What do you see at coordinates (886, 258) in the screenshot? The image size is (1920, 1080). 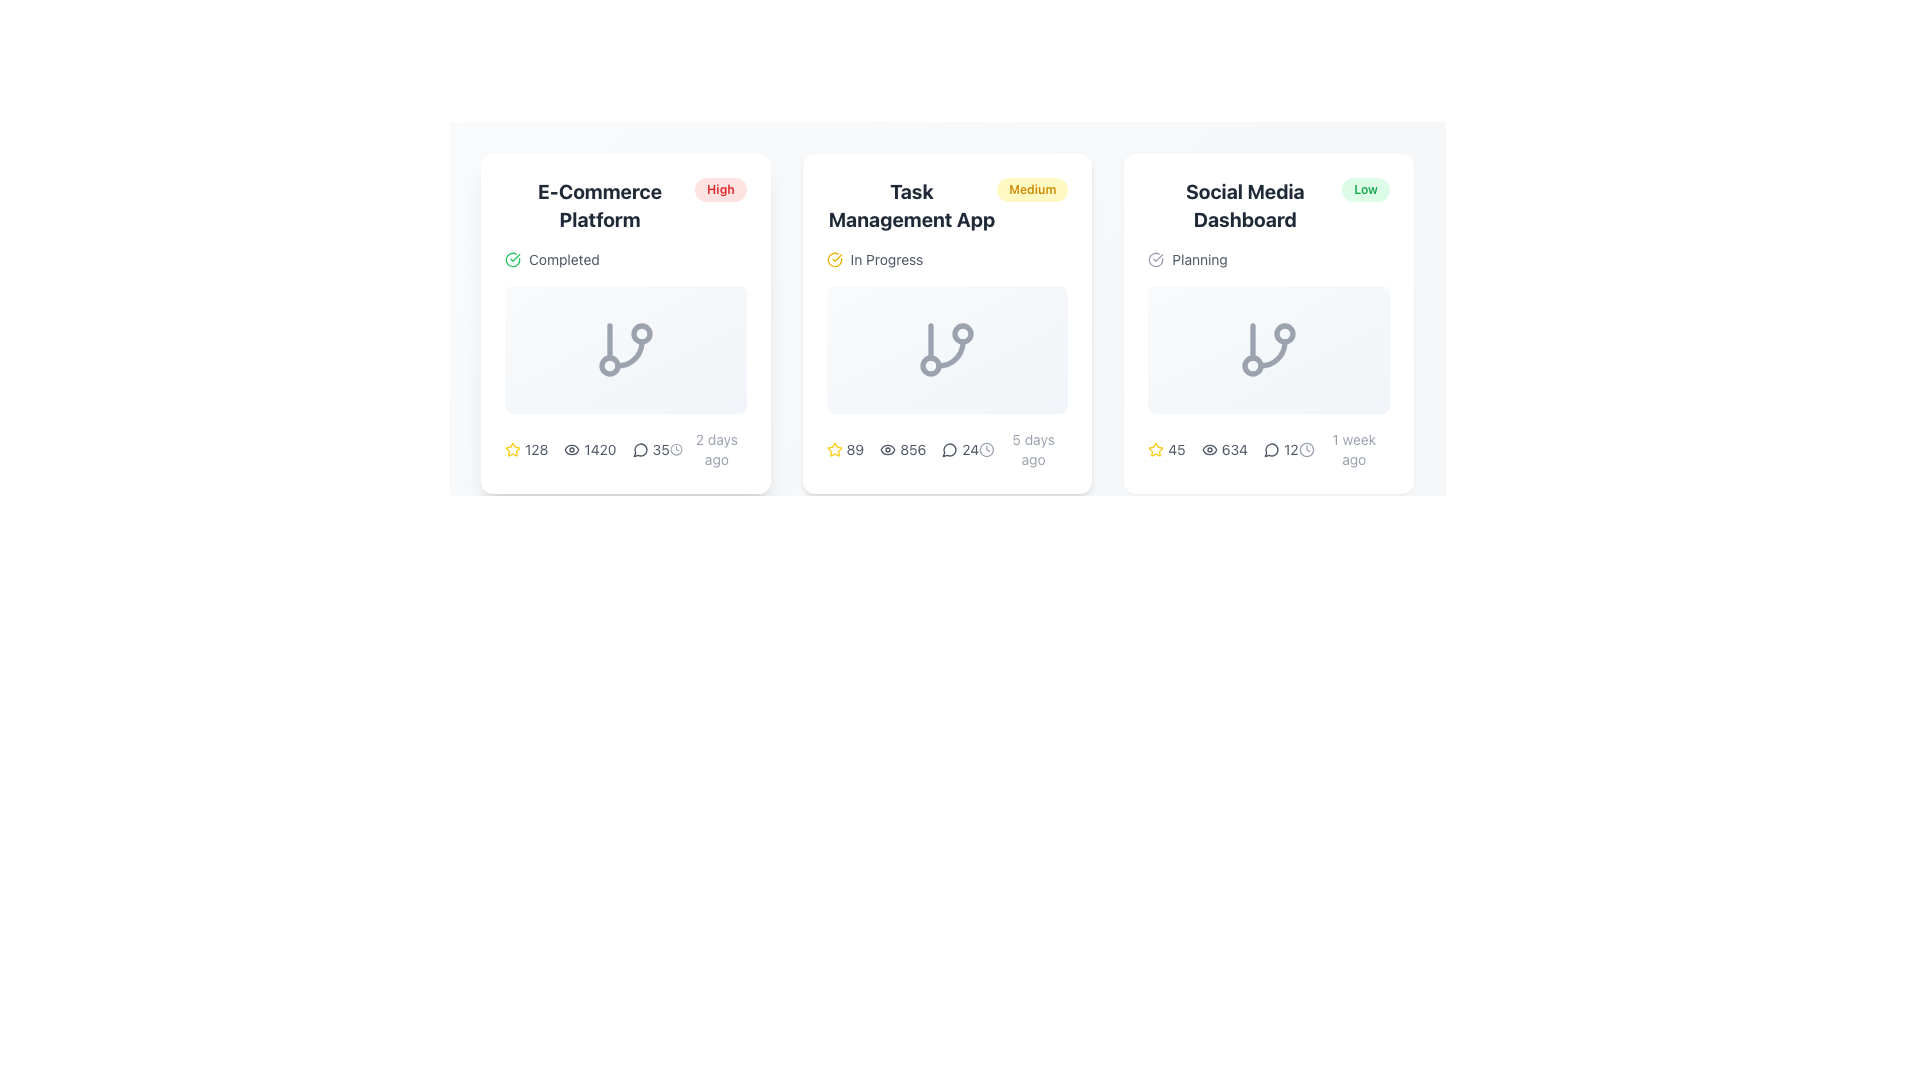 I see `the small text label that displays "In Progress", indicating the current status next to the progress icon in the Task Management App card` at bounding box center [886, 258].